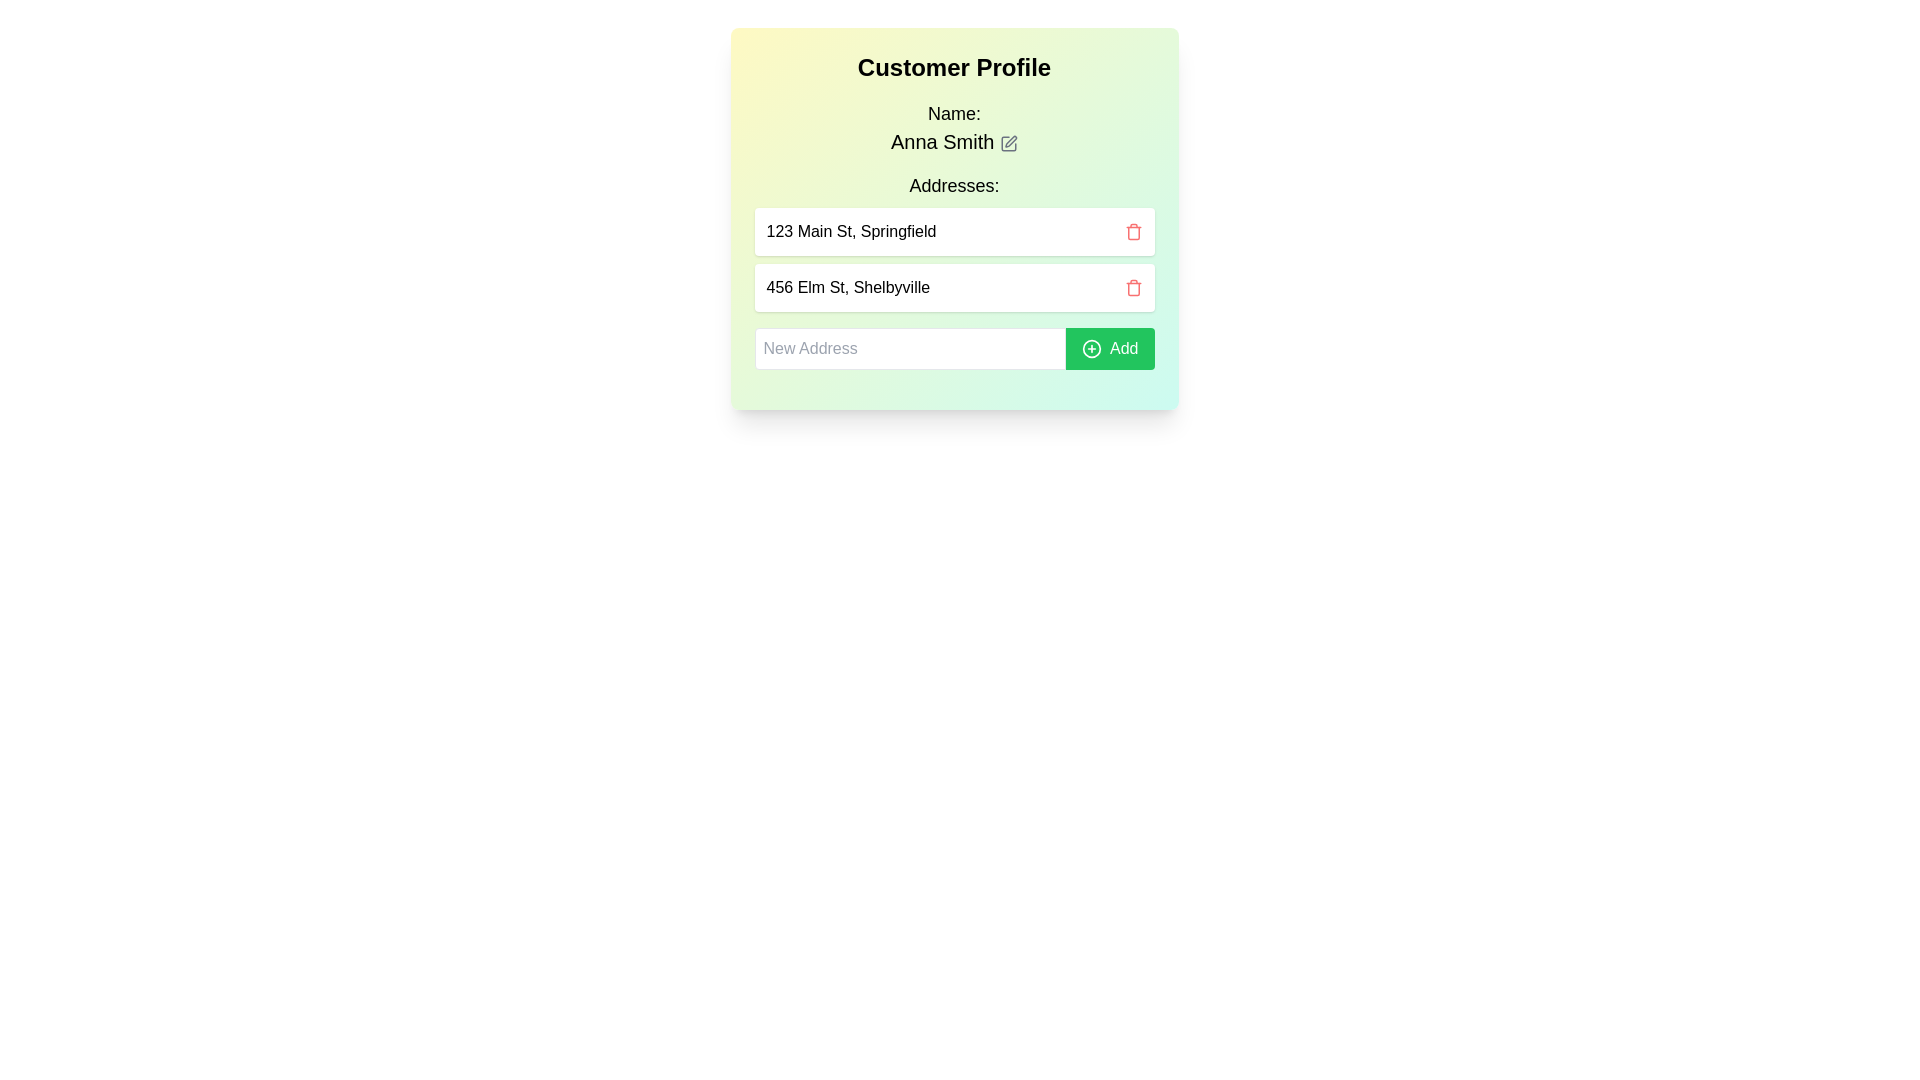 The width and height of the screenshot is (1920, 1080). What do you see at coordinates (1011, 140) in the screenshot?
I see `the small pen-like icon representing the edit function located next to the label 'Anna Smith' in the dialog box` at bounding box center [1011, 140].